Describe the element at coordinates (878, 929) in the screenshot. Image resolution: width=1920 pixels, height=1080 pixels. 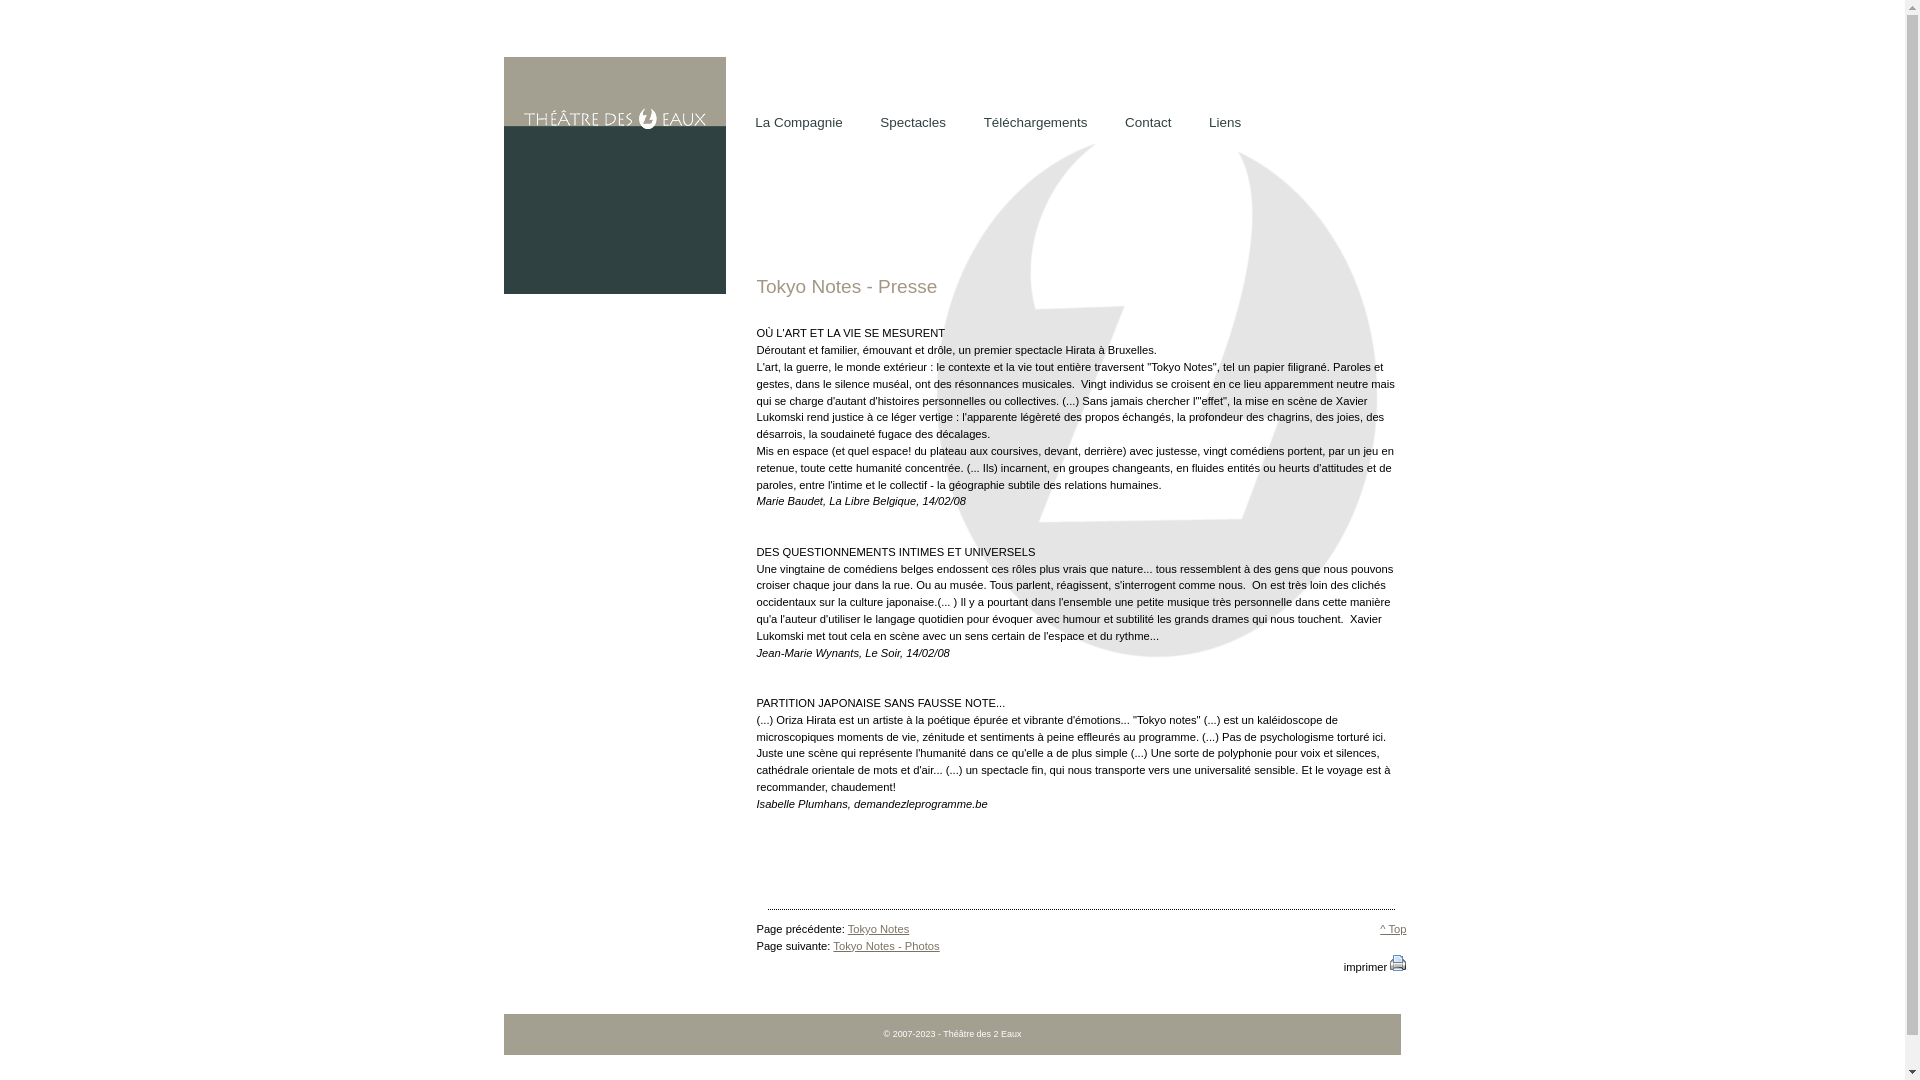
I see `'Tokyo Notes'` at that location.